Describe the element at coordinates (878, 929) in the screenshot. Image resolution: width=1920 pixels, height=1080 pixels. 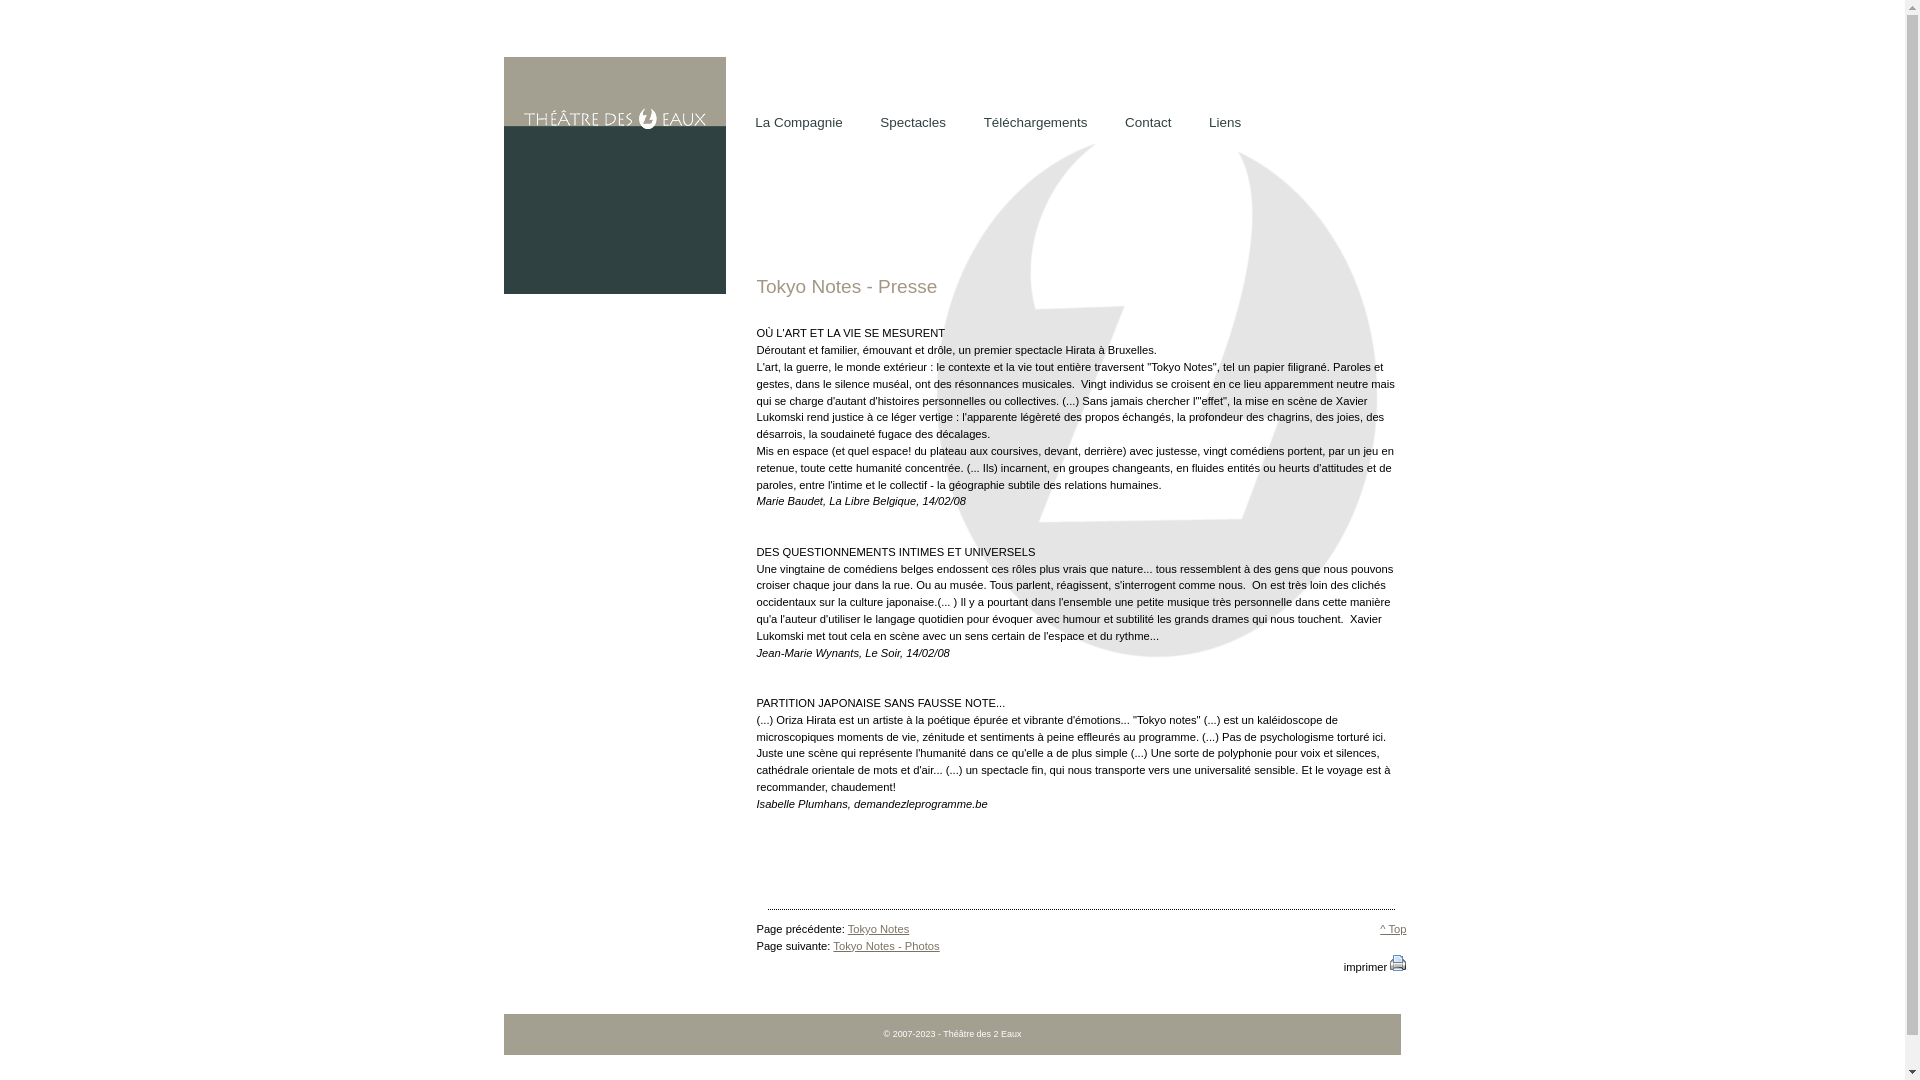
I see `'Tokyo Notes'` at that location.